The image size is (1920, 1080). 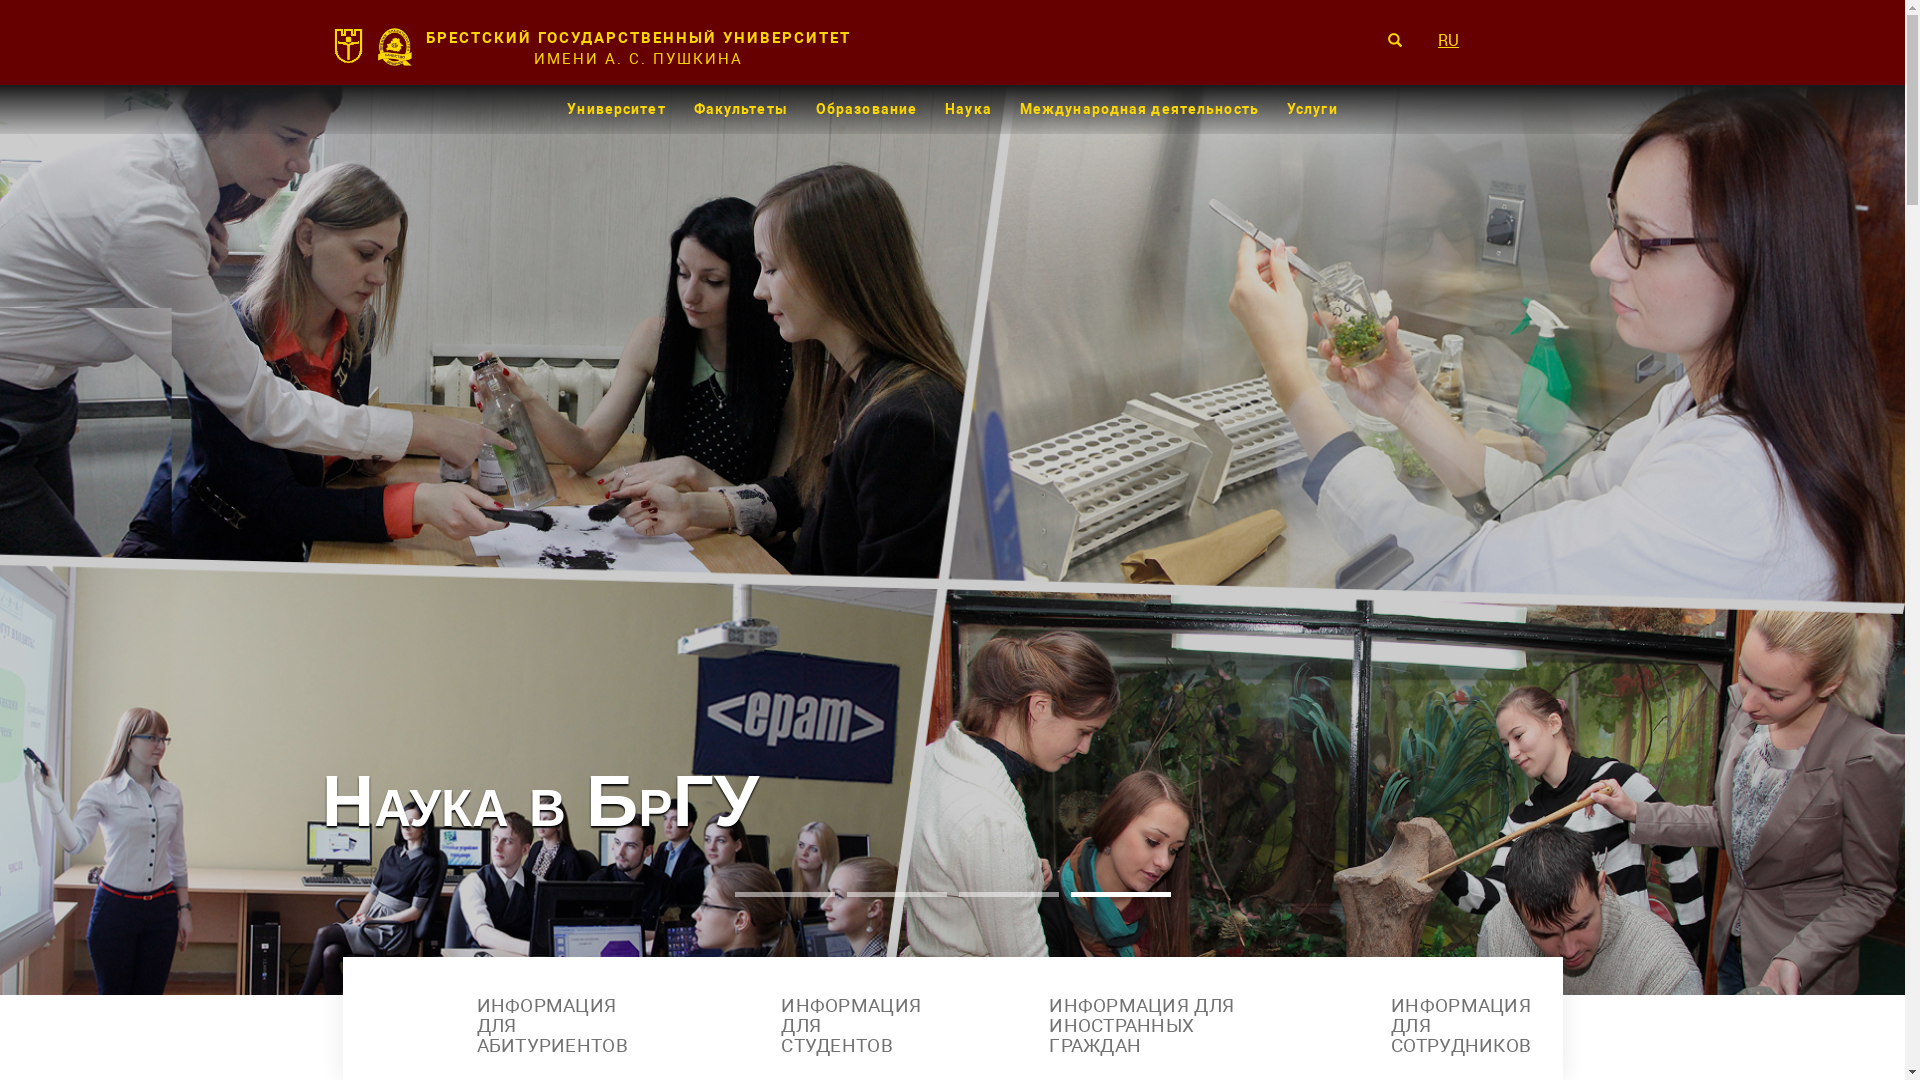 What do you see at coordinates (1118, 893) in the screenshot?
I see `'4'` at bounding box center [1118, 893].